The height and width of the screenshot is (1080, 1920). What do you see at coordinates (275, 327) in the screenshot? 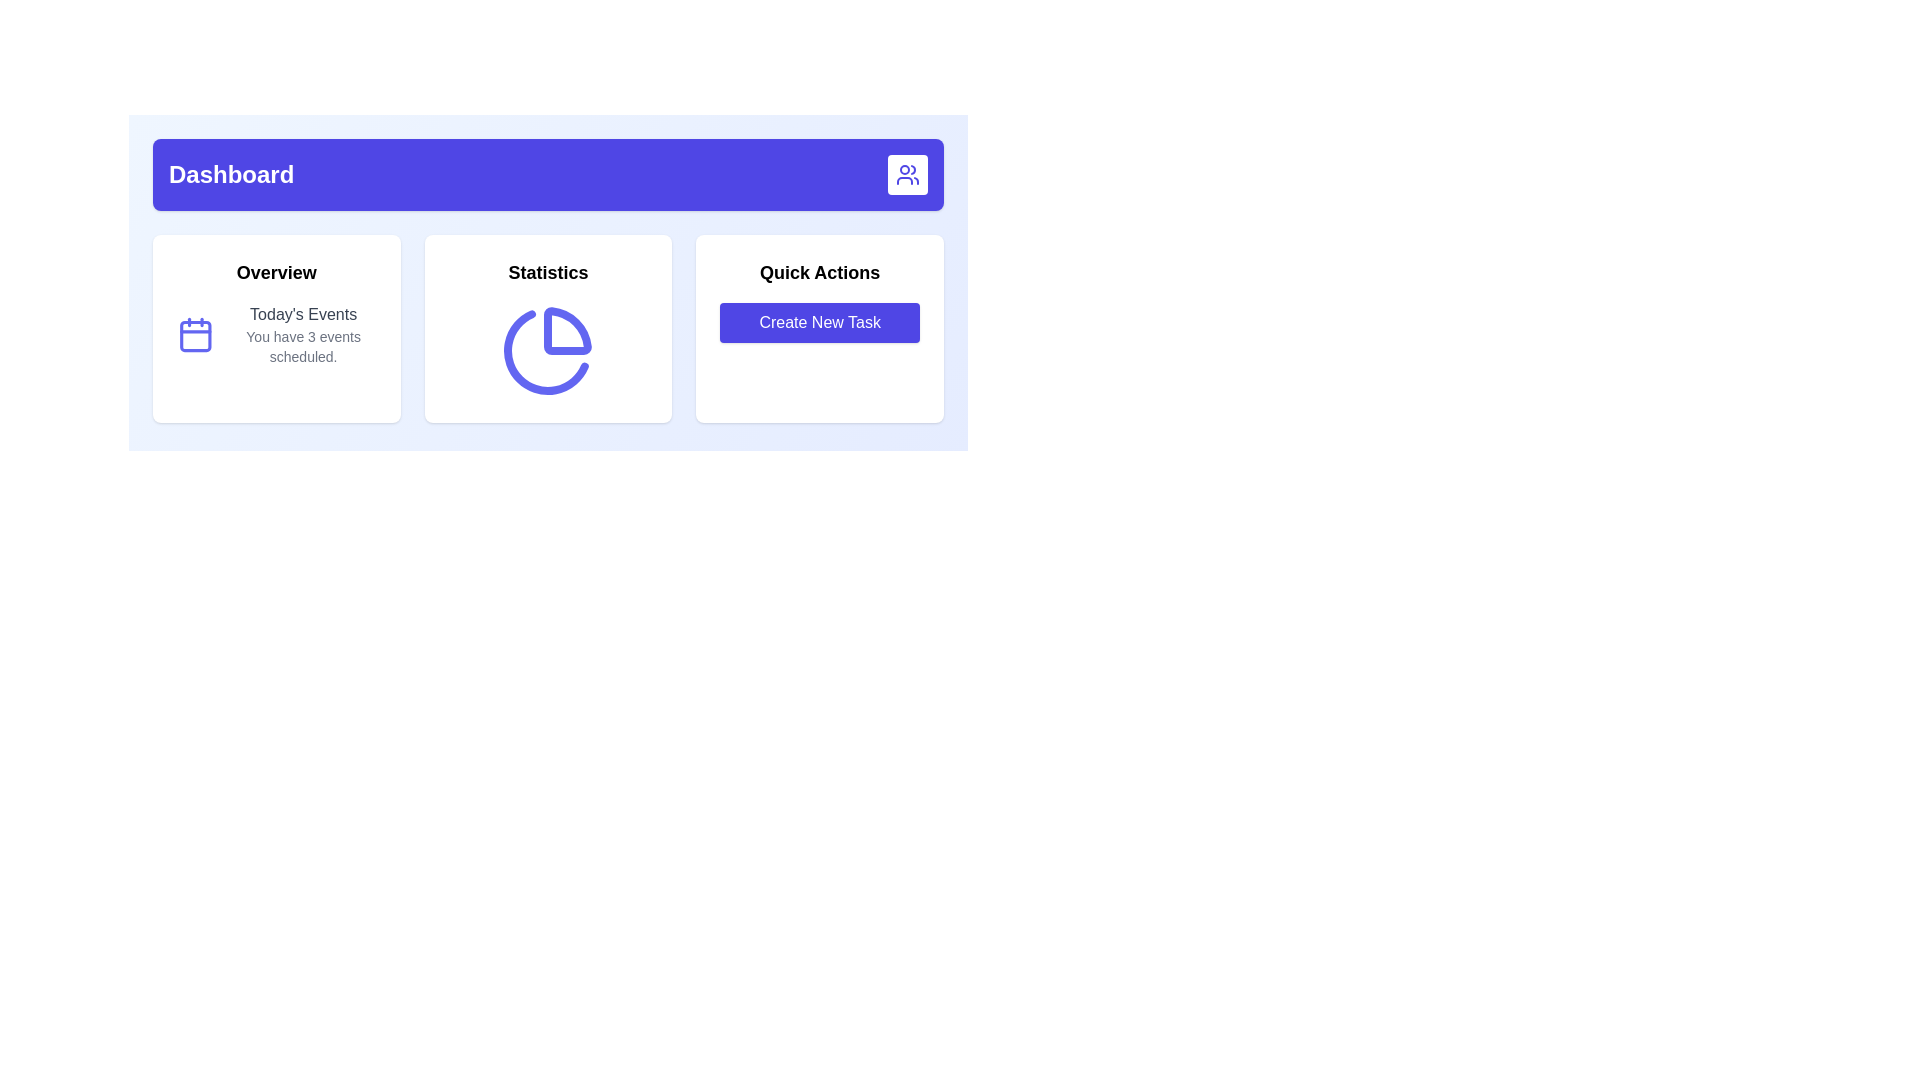
I see `the event summary card located in the leftmost position of the row, which provides an overview of the user's scheduled events for the day` at bounding box center [275, 327].